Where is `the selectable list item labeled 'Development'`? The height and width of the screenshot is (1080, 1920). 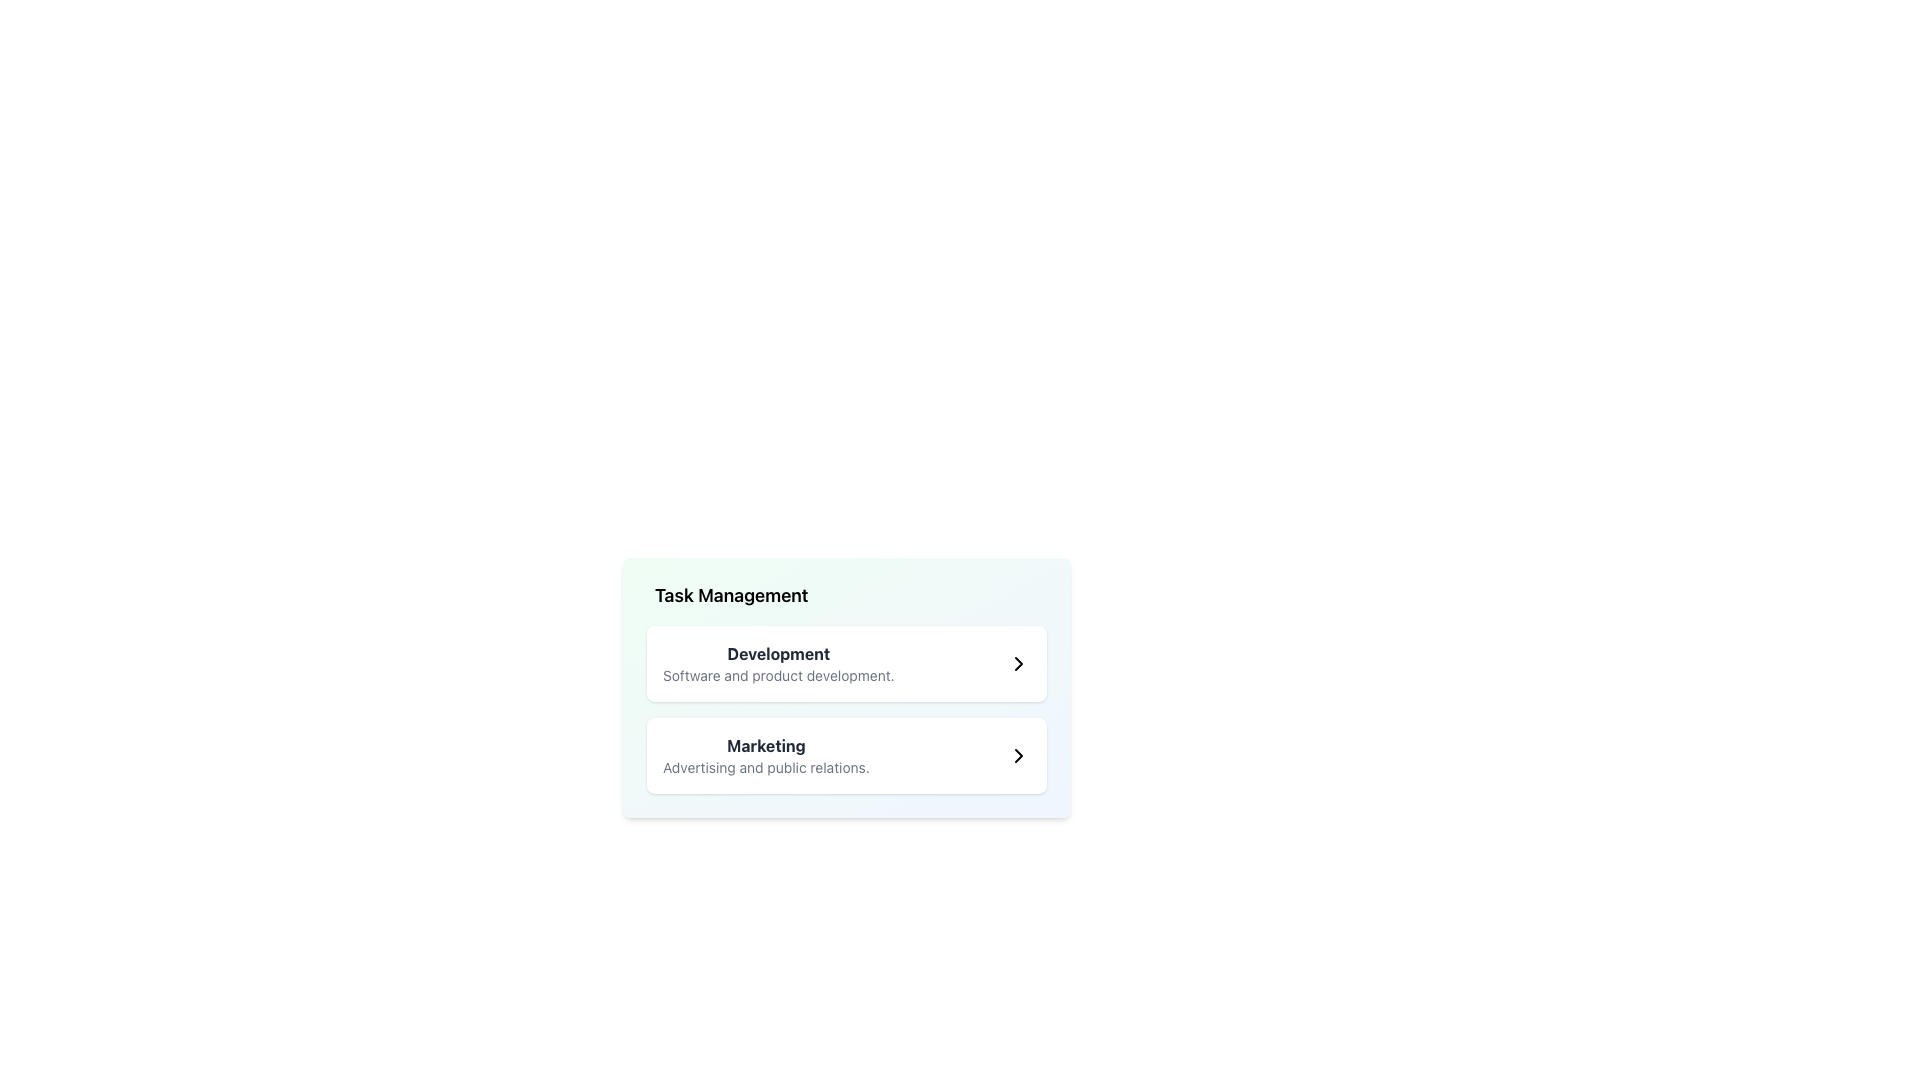
the selectable list item labeled 'Development' is located at coordinates (846, 663).